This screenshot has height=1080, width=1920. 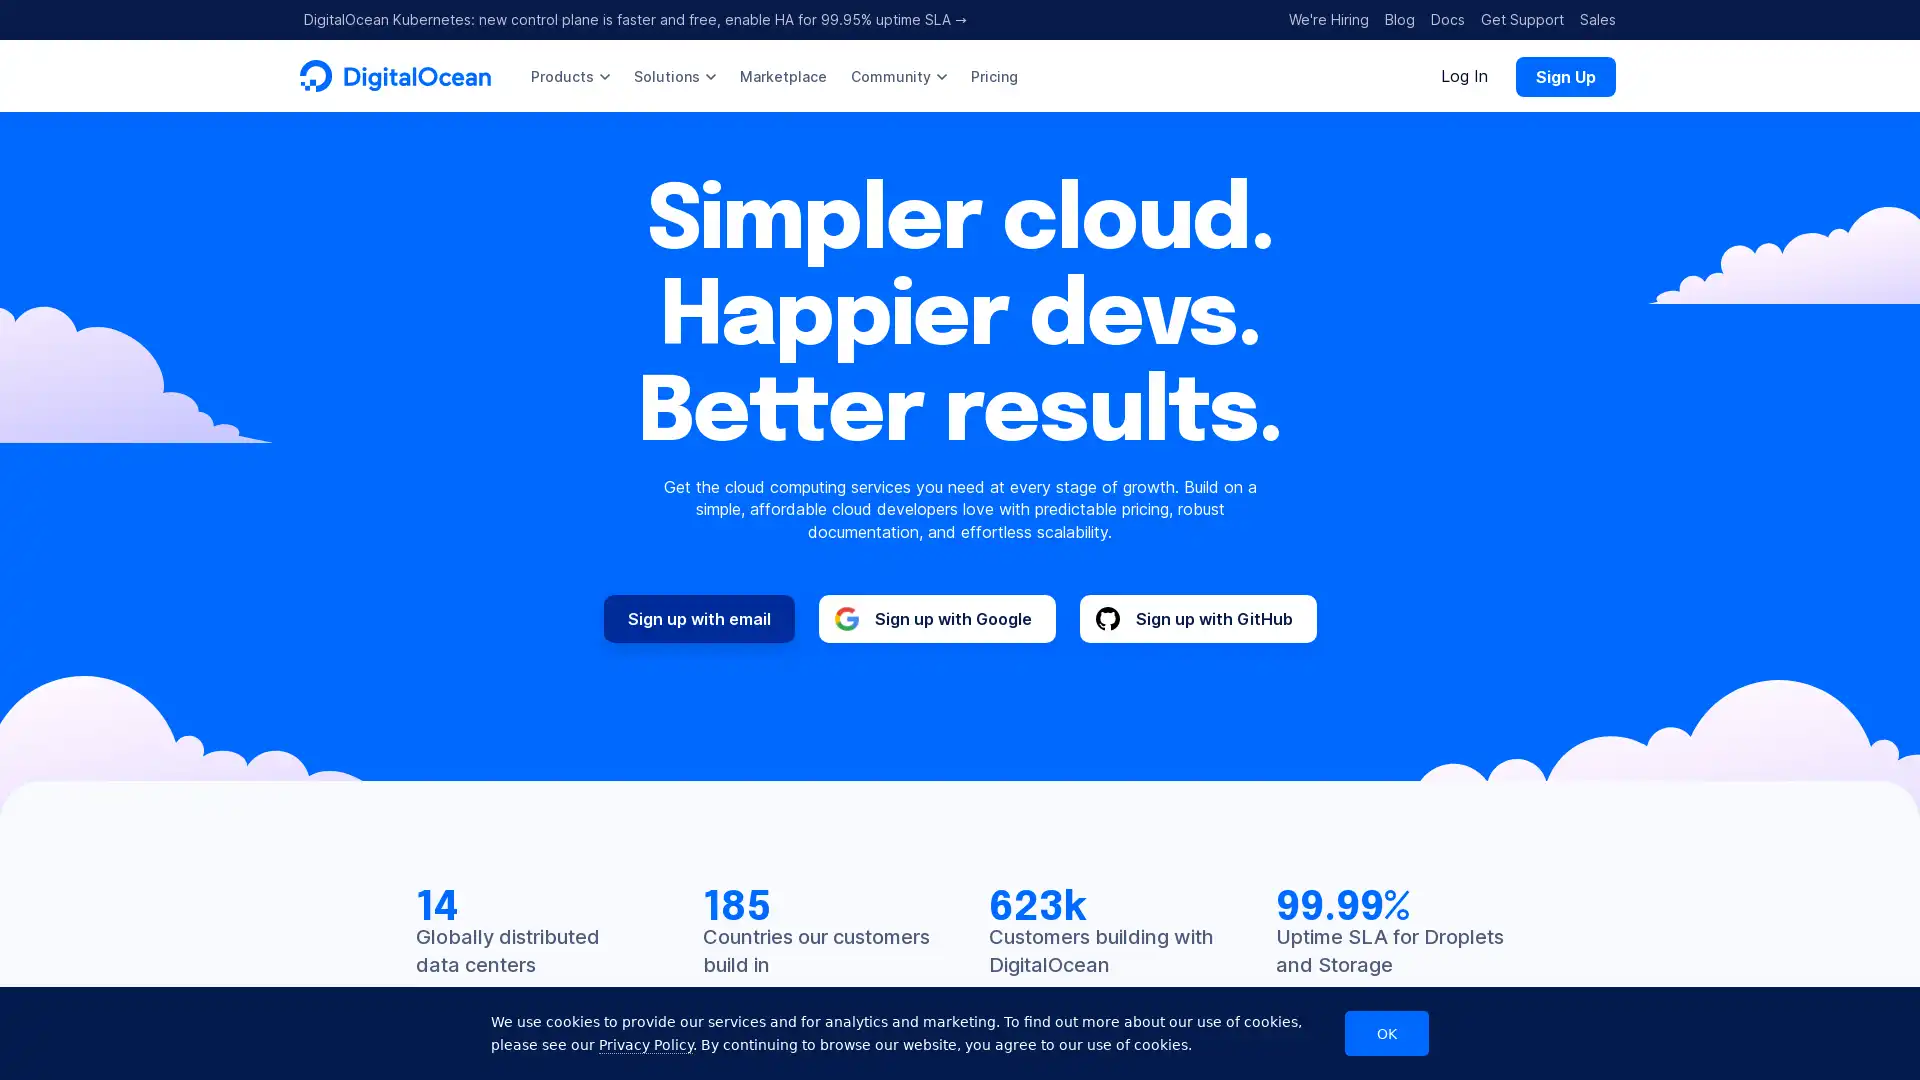 I want to click on OK, so click(x=1386, y=1033).